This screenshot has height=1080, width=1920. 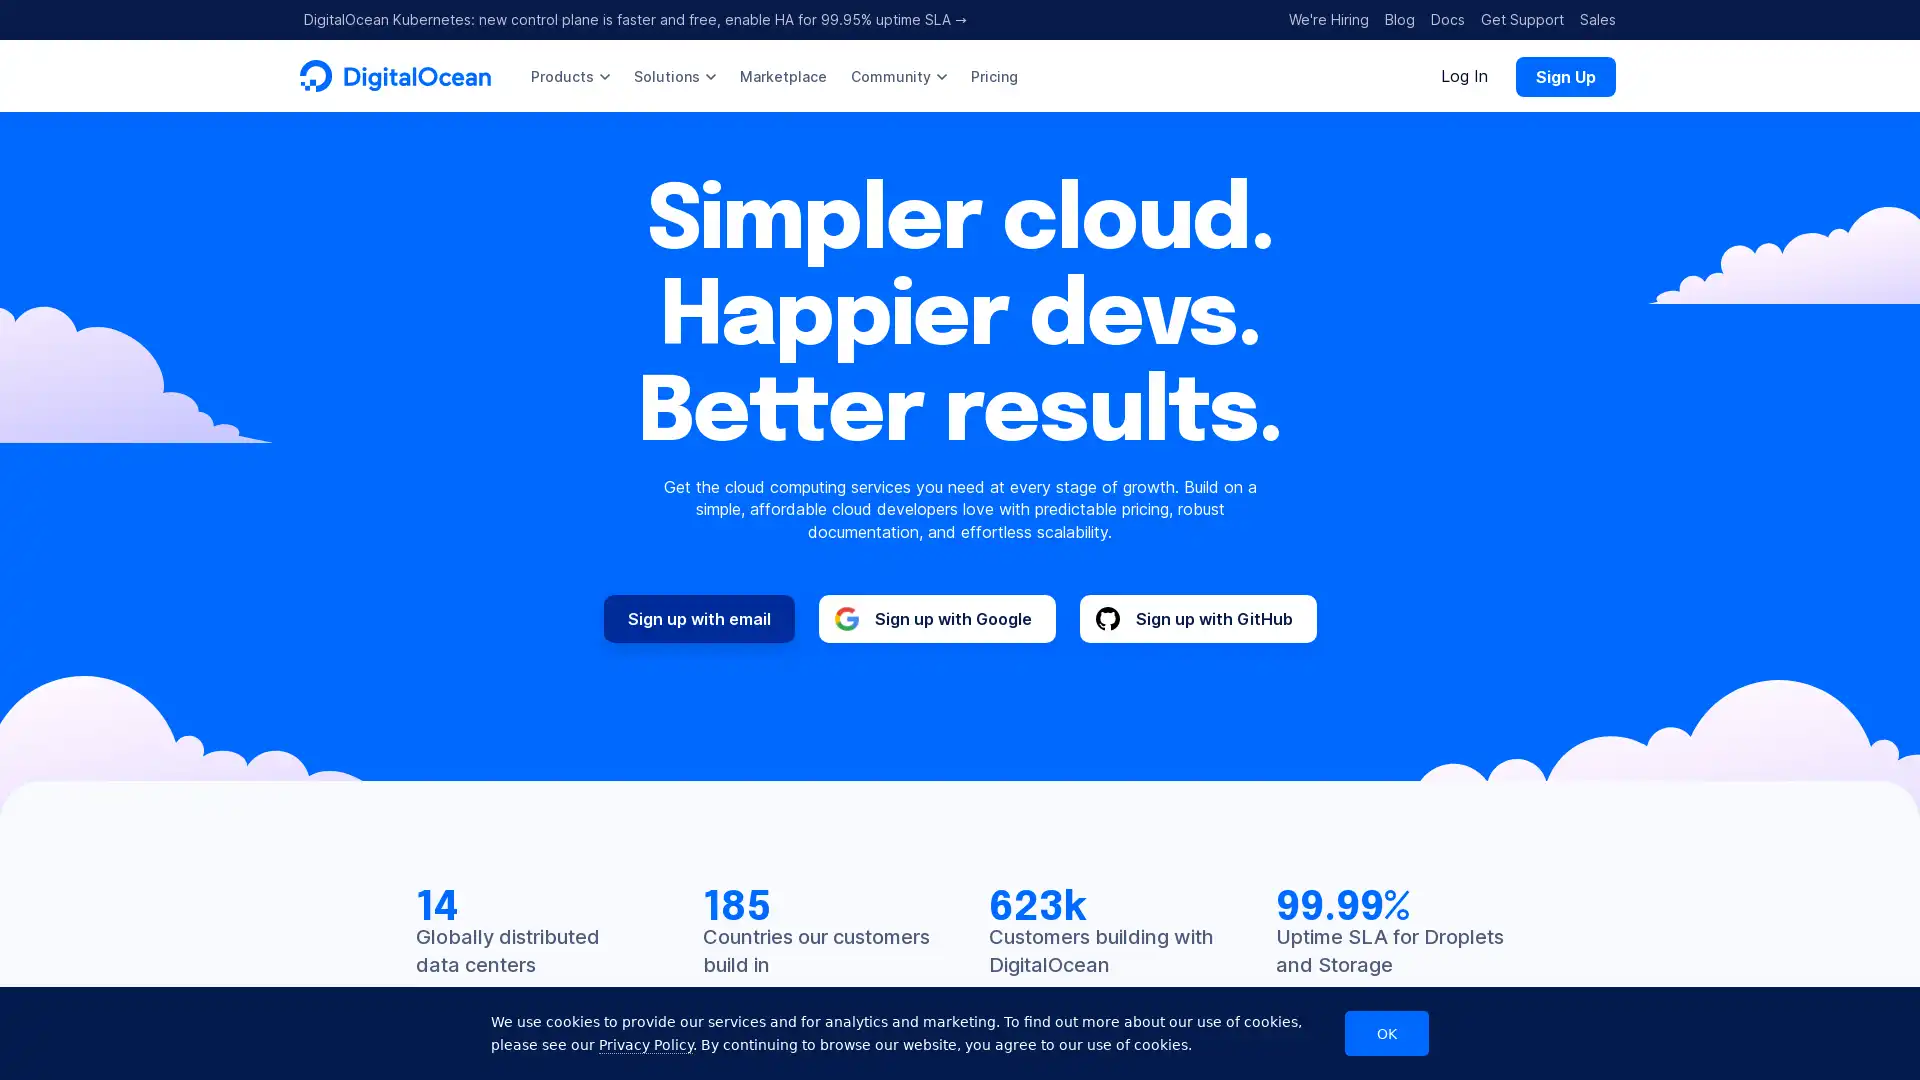 I want to click on OK, so click(x=1386, y=1033).